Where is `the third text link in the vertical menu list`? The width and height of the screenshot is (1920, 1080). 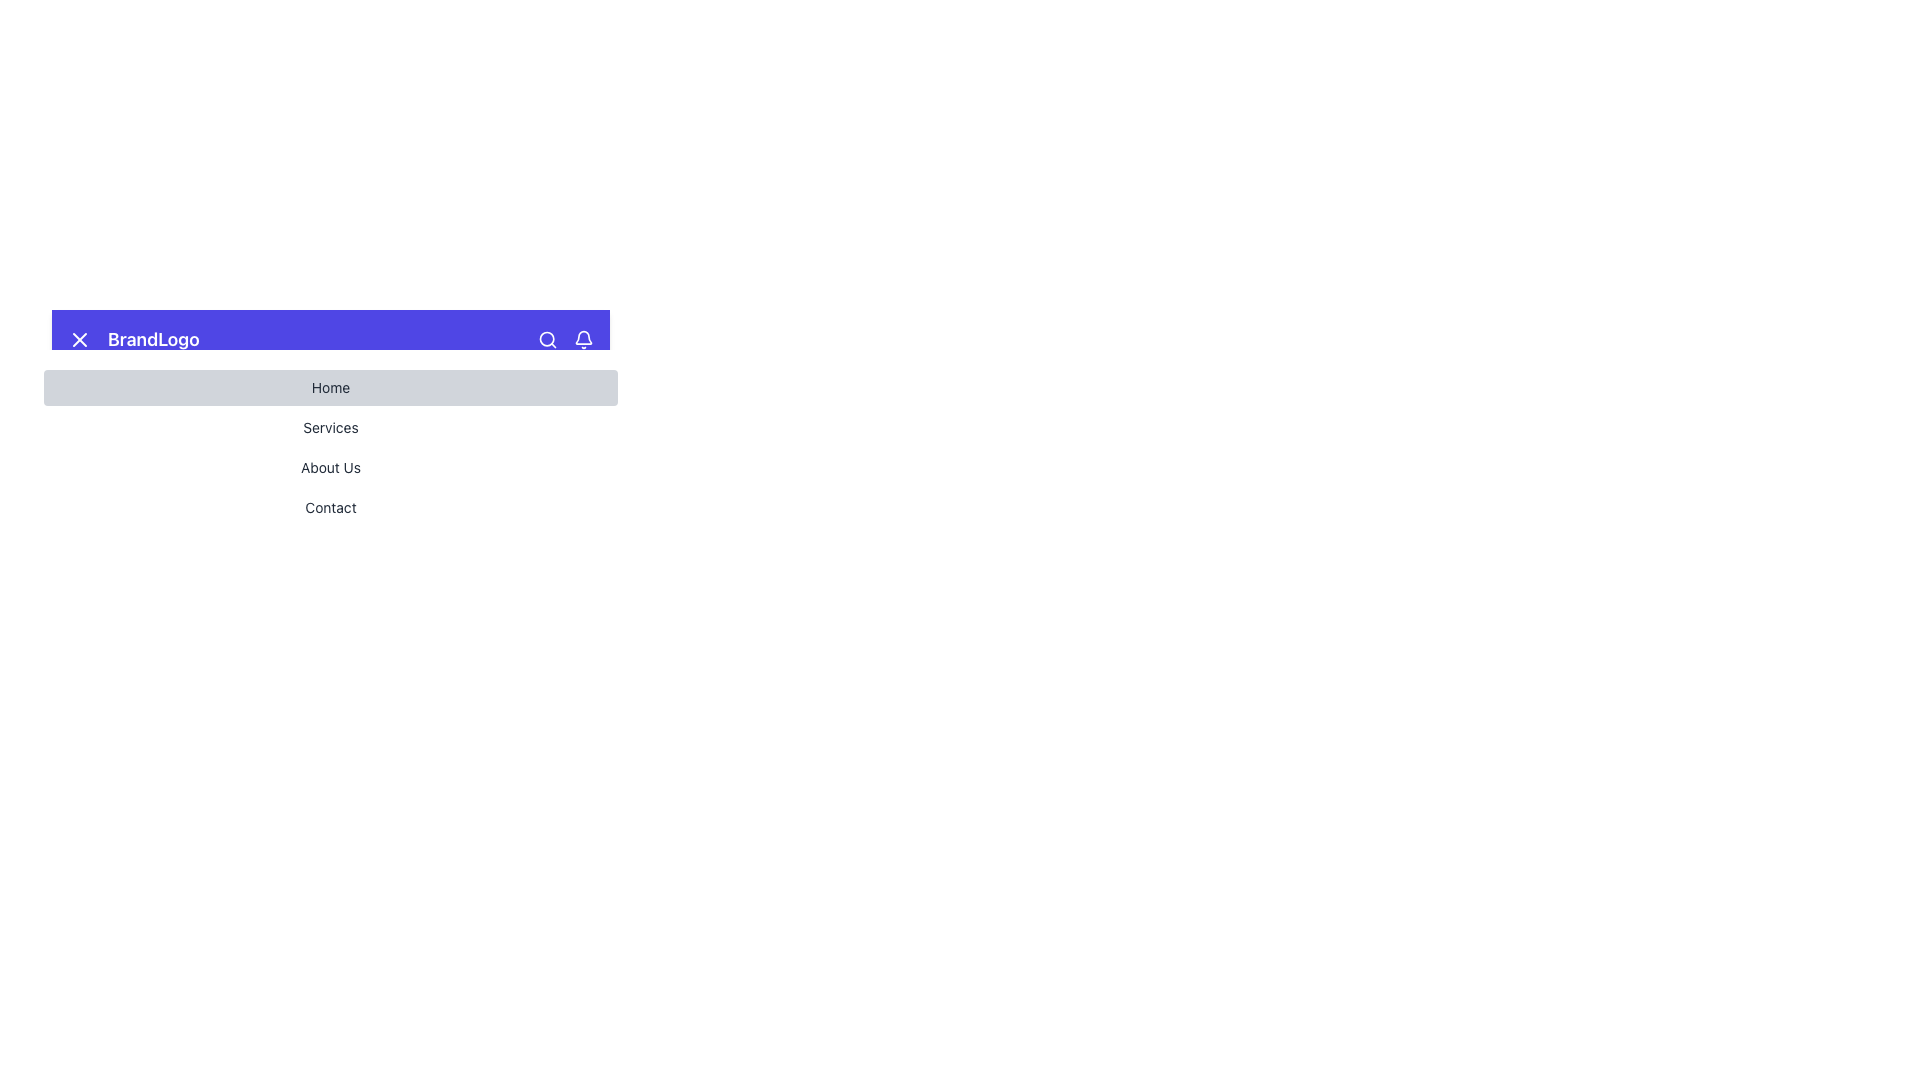 the third text link in the vertical menu list is located at coordinates (331, 467).